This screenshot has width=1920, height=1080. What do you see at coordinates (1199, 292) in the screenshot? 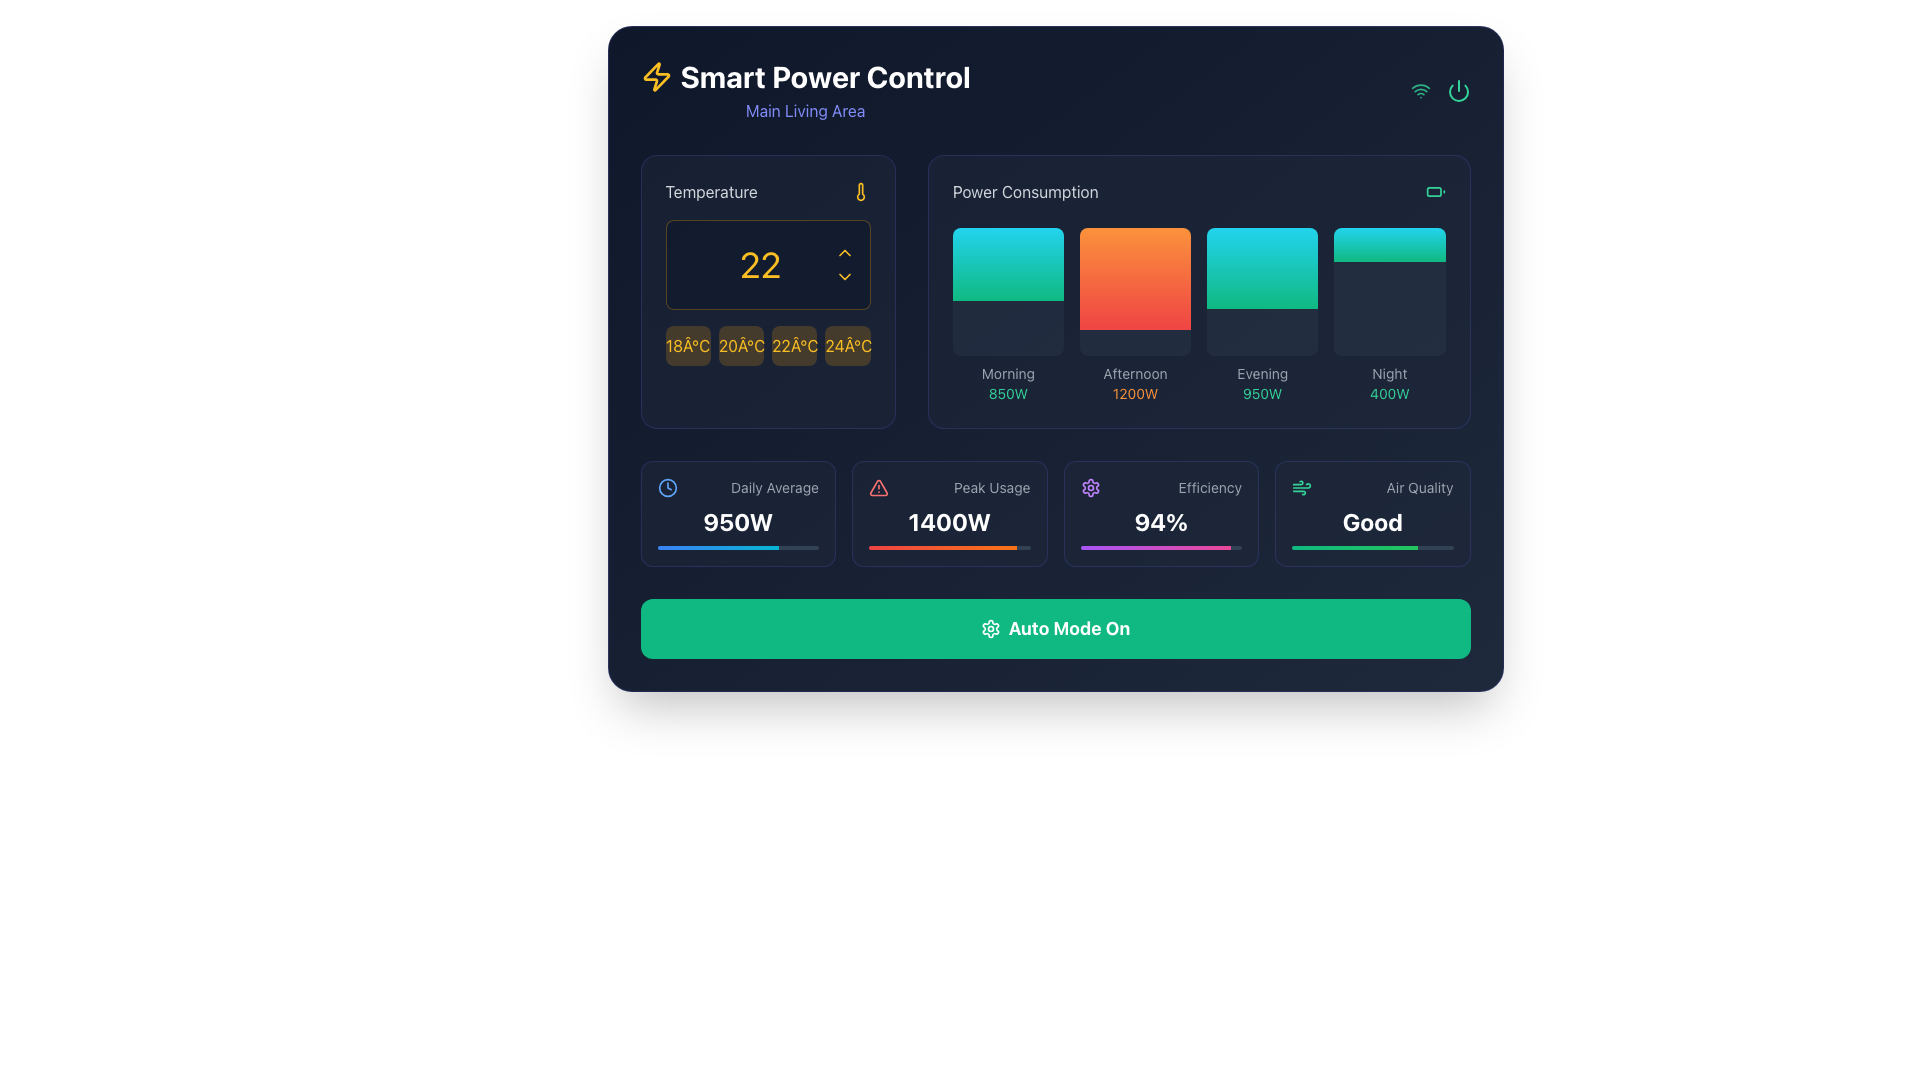
I see `the Informational panel displaying power consumption data segmented by time periods` at bounding box center [1199, 292].